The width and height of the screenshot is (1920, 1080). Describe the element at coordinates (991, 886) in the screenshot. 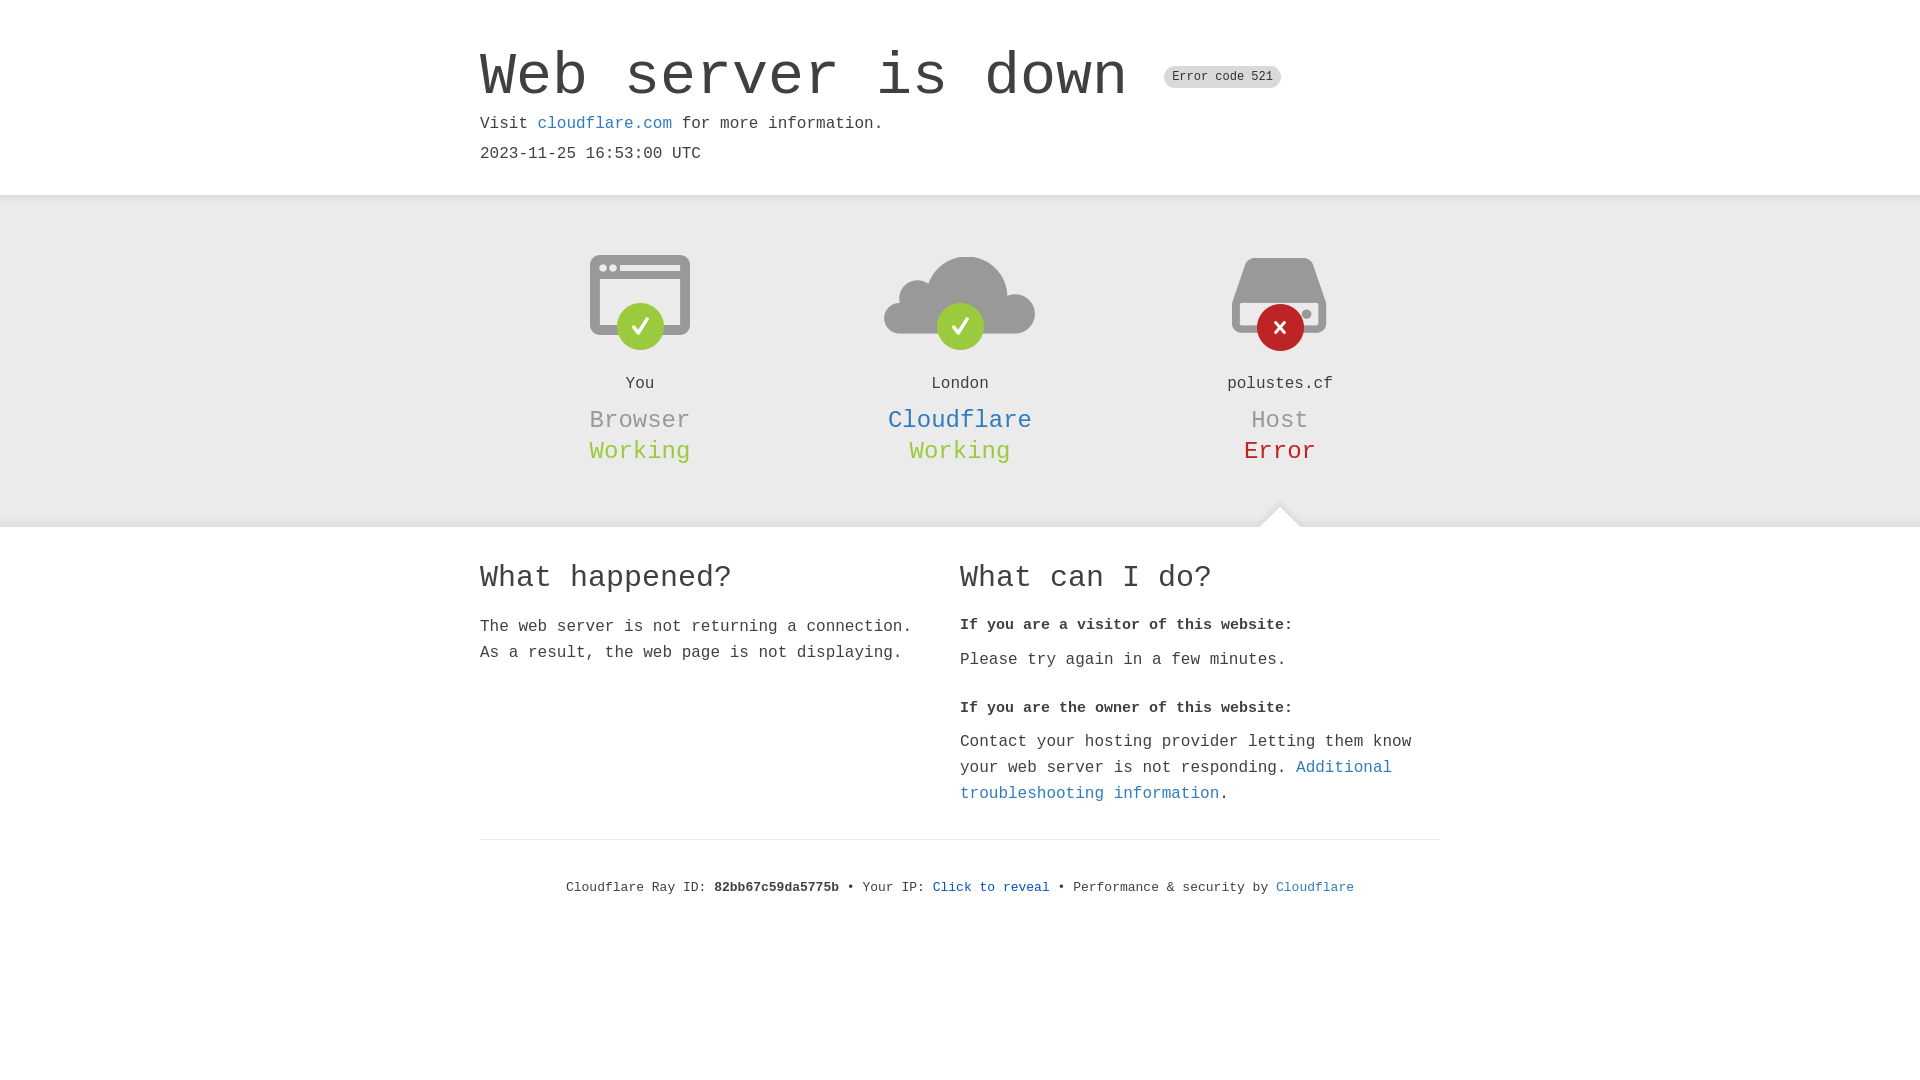

I see `'Click to reveal'` at that location.